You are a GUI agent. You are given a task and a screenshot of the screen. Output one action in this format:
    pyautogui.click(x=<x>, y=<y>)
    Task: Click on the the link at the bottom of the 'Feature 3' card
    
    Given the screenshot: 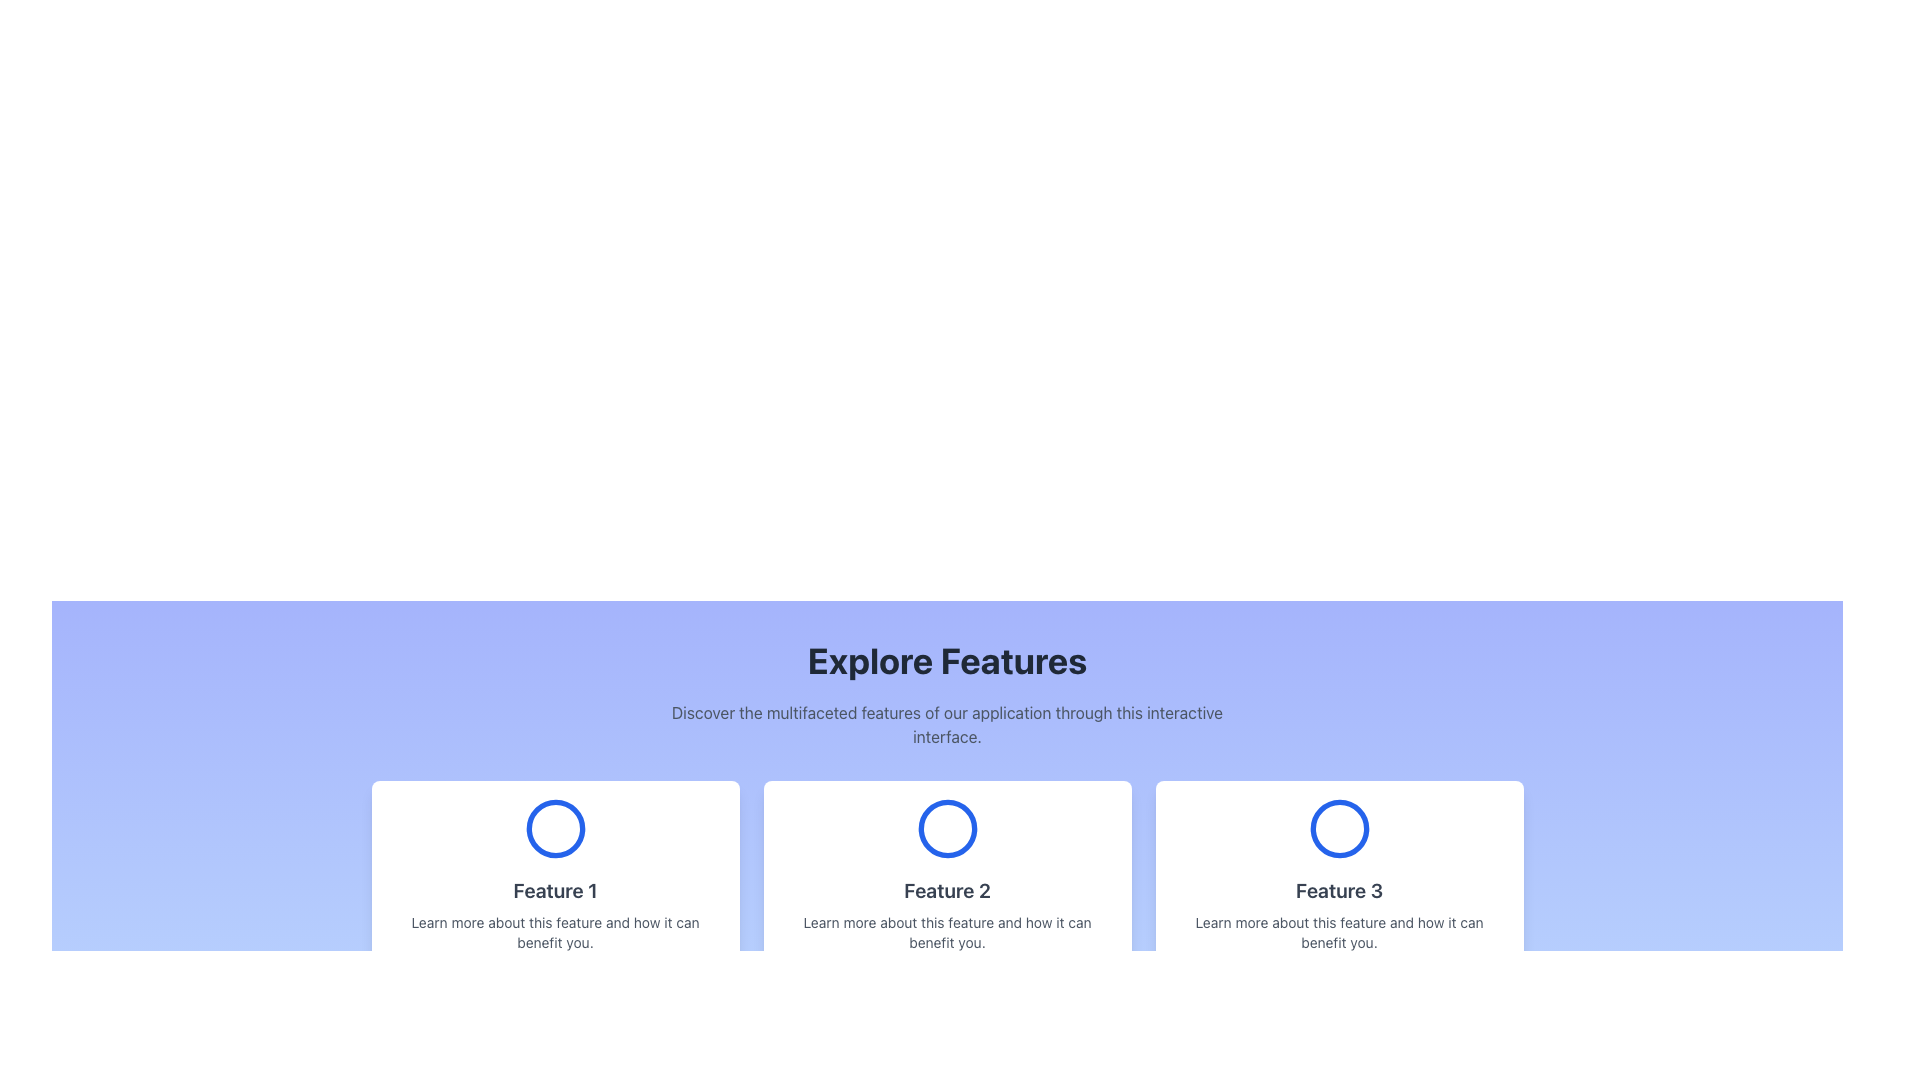 What is the action you would take?
    pyautogui.click(x=1339, y=979)
    